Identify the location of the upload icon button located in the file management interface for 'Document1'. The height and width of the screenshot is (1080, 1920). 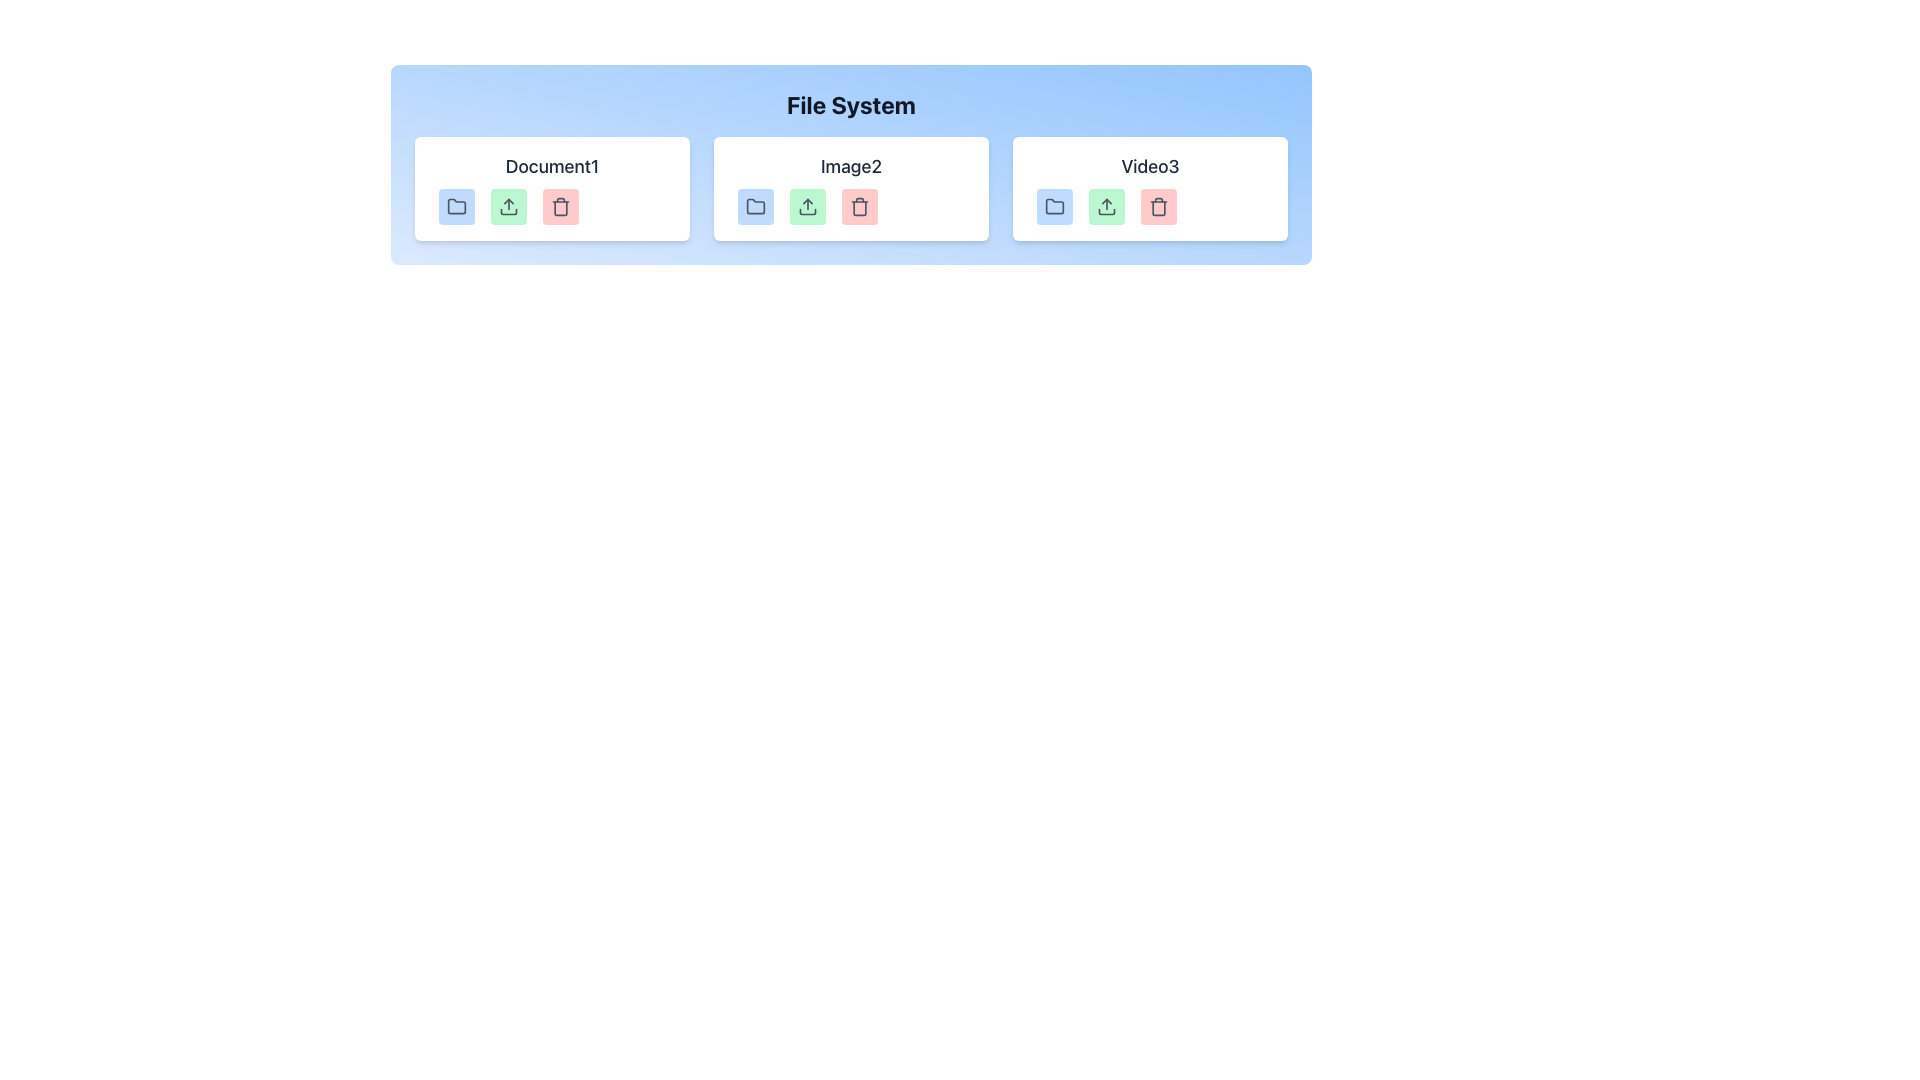
(508, 207).